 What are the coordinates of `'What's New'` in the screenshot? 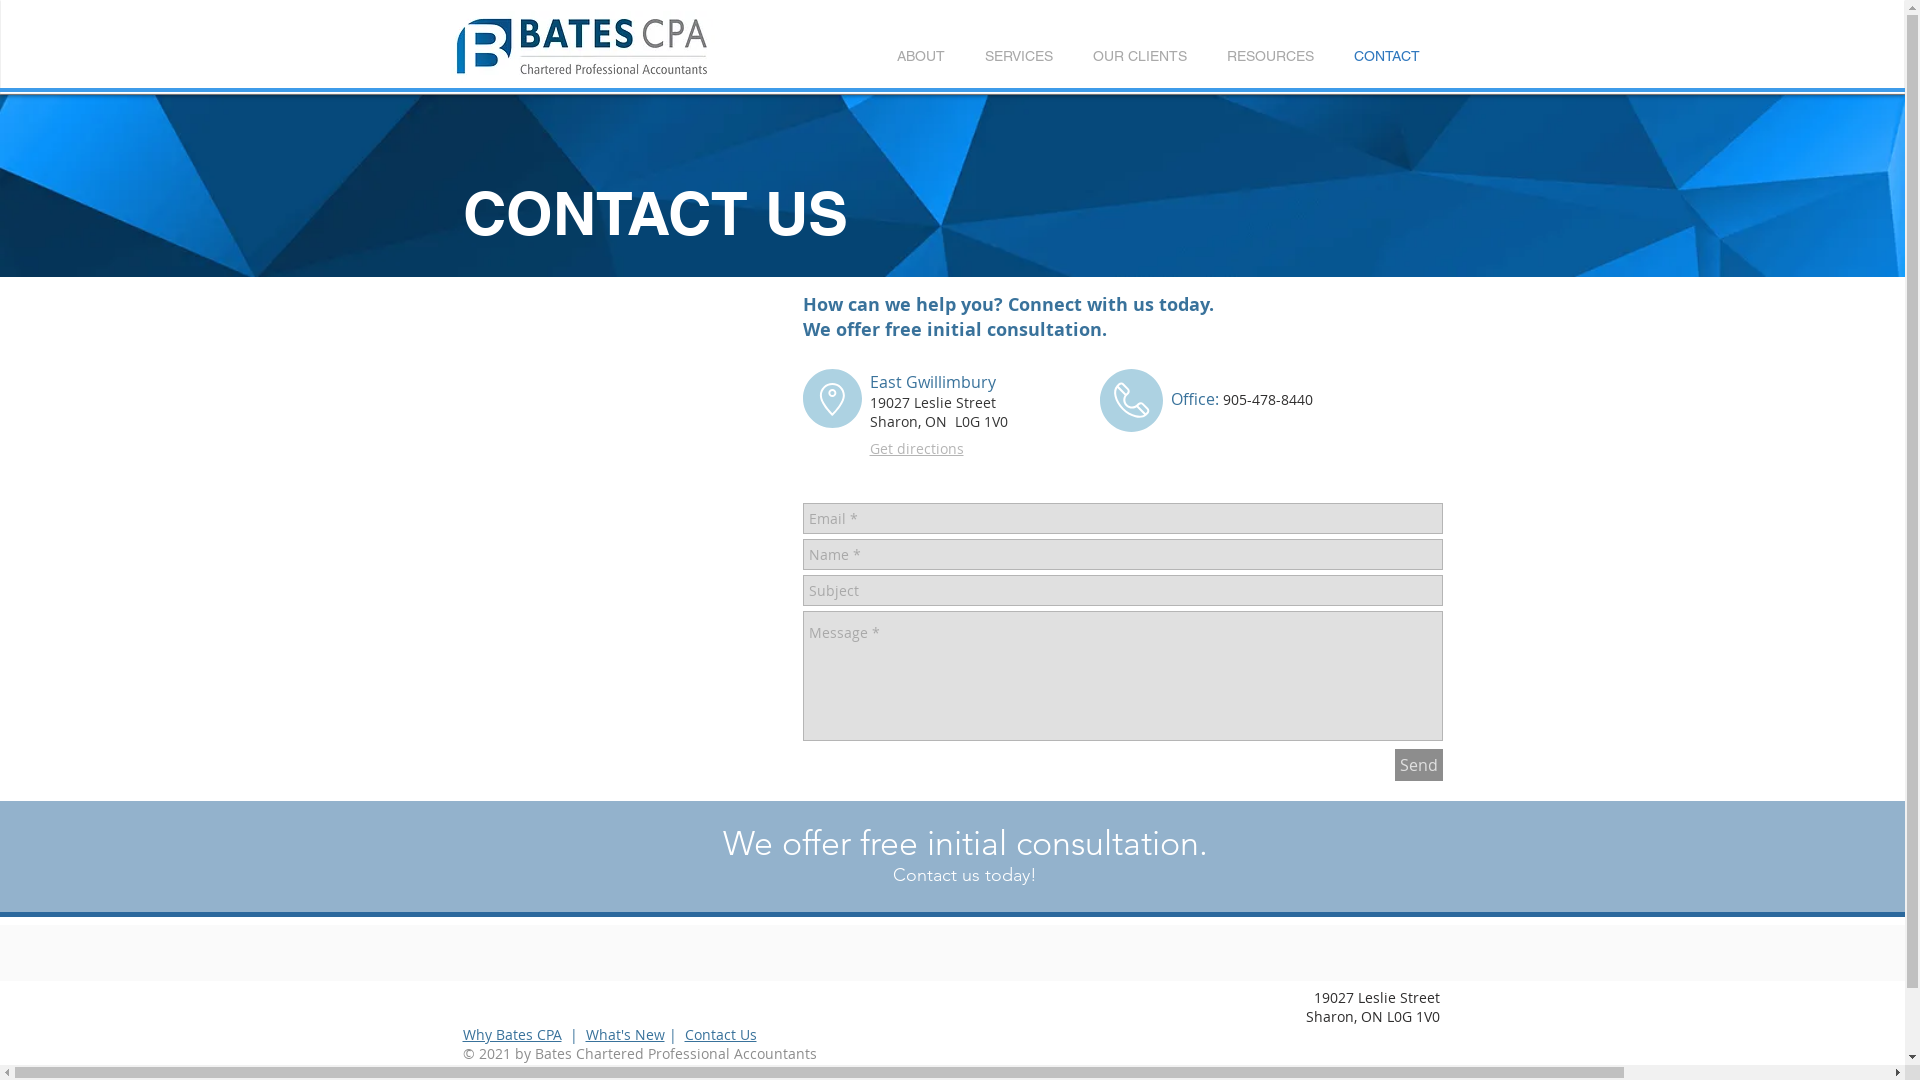 It's located at (624, 1034).